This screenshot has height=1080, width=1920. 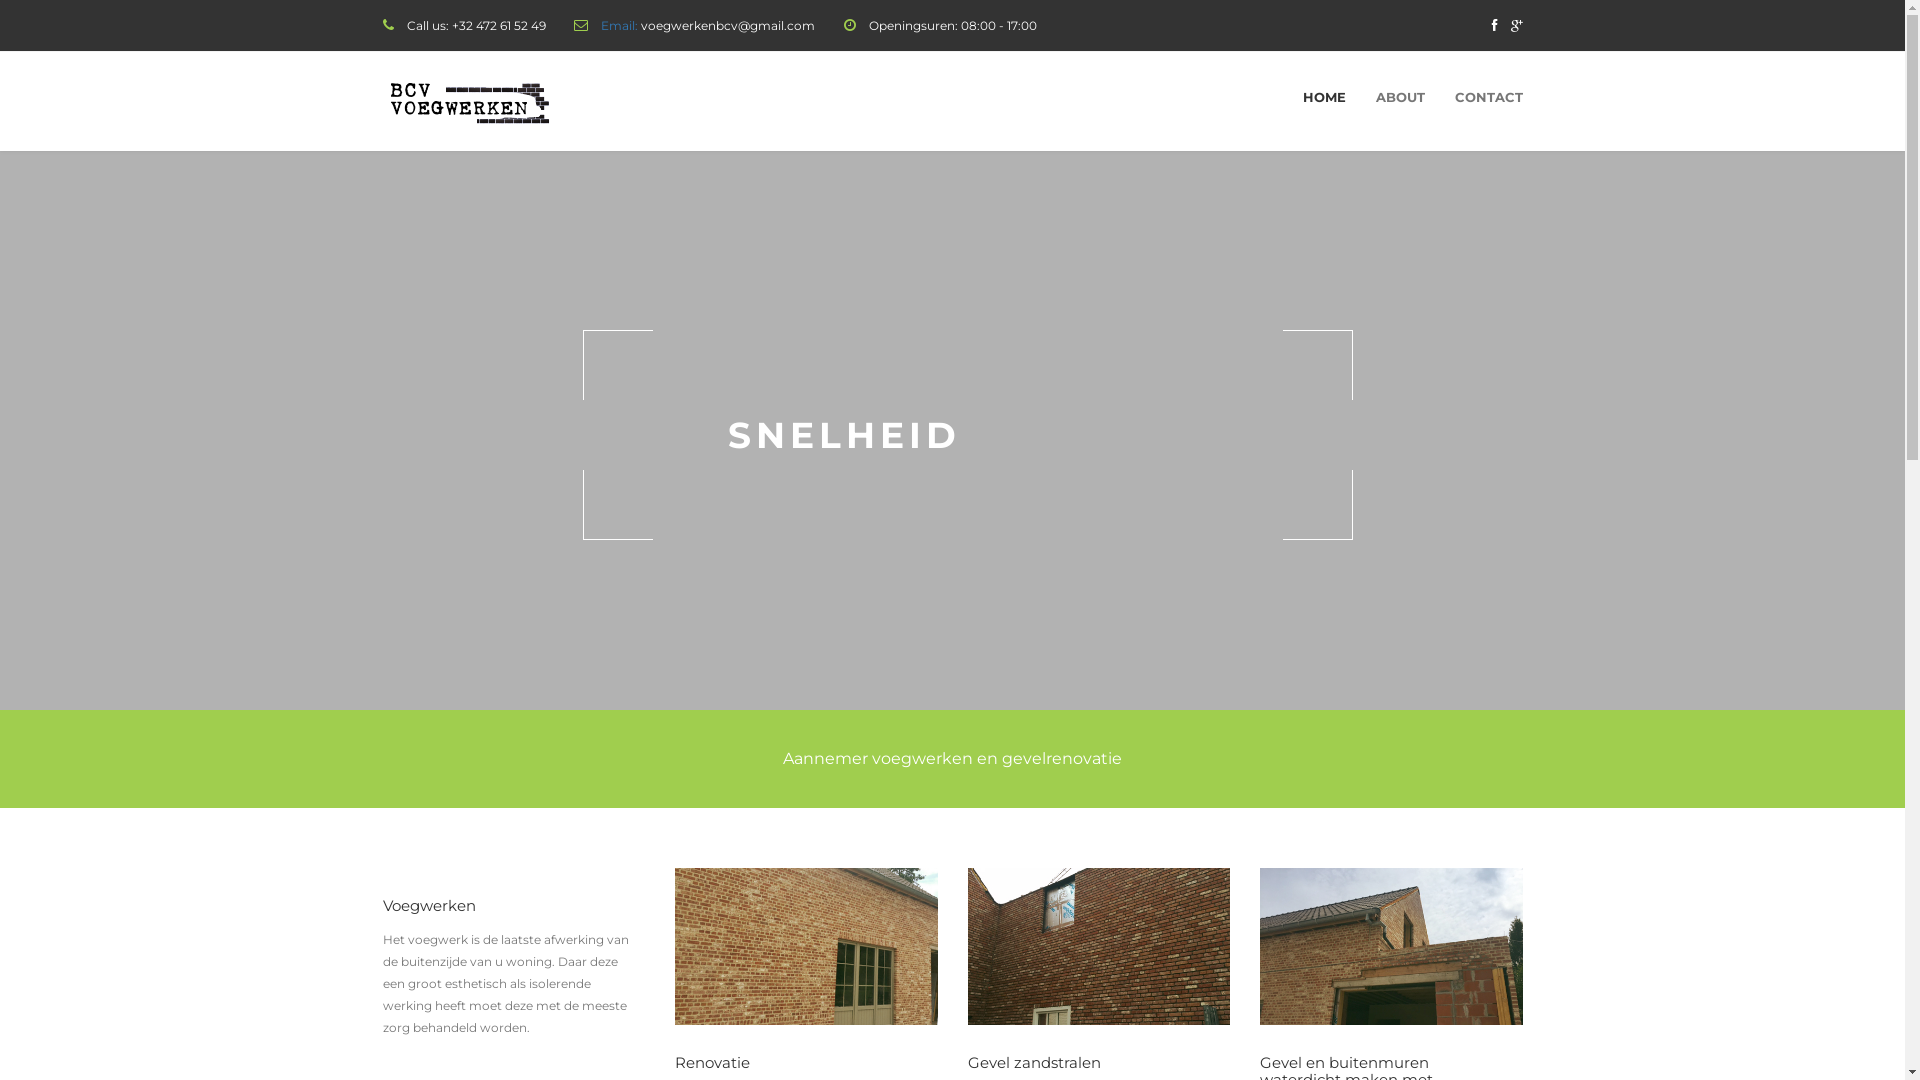 What do you see at coordinates (1324, 96) in the screenshot?
I see `'HOME'` at bounding box center [1324, 96].